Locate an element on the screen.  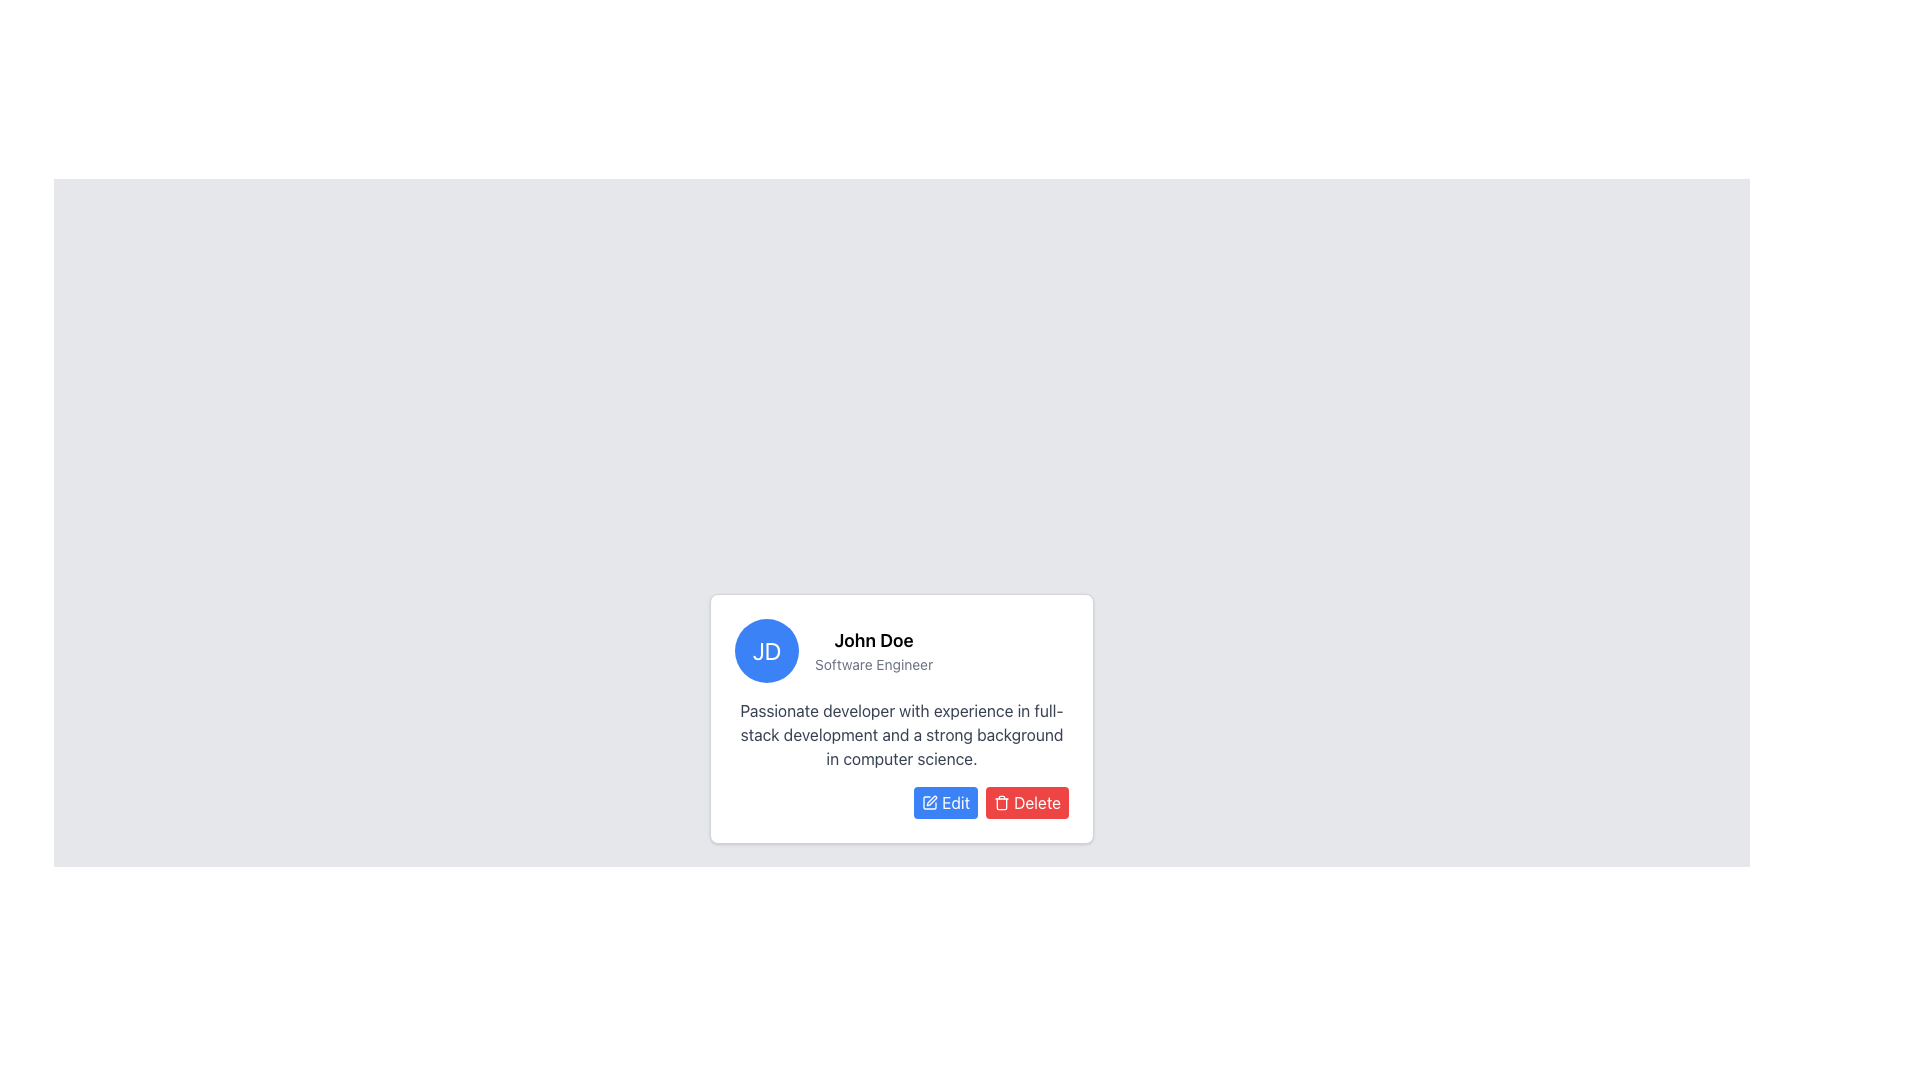
the avatar located in the top-left corner of the section containing information about the person, which is visually represented as a circle aligned vertically with the text to its right is located at coordinates (766, 651).